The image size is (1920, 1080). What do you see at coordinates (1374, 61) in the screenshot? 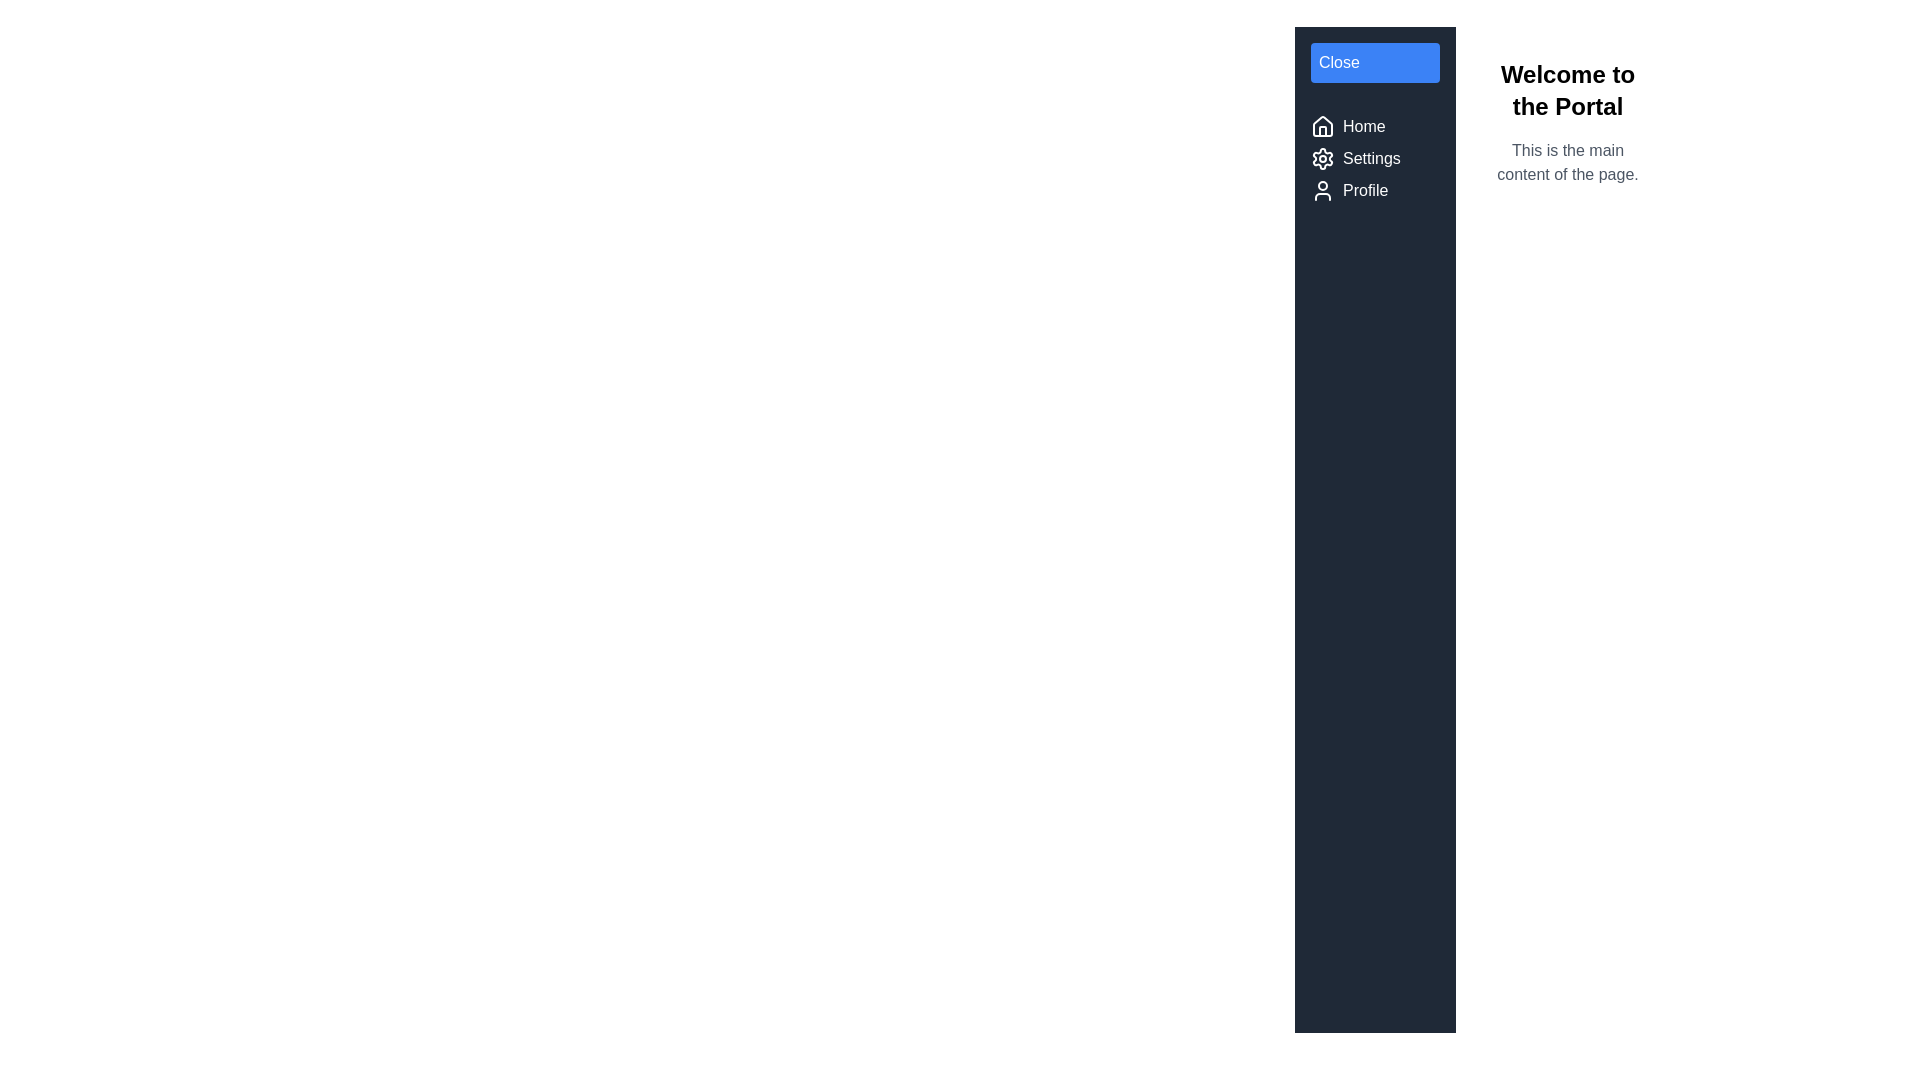
I see `the close button at the top of the sidebar menu` at bounding box center [1374, 61].